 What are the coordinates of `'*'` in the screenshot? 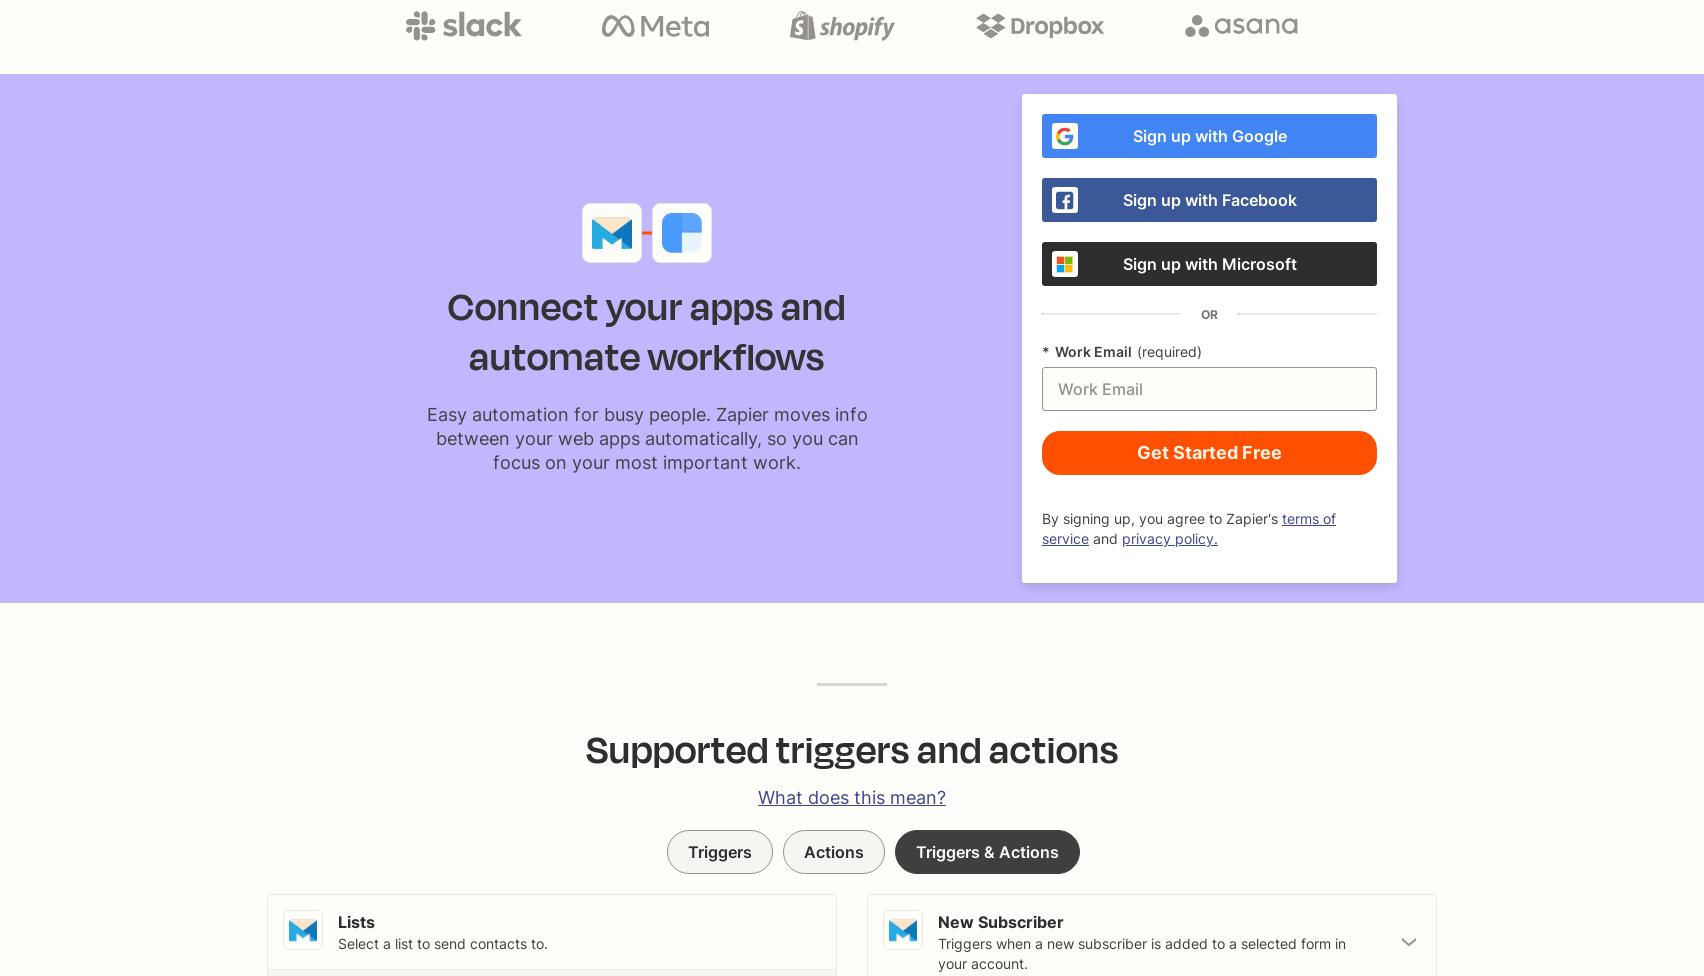 It's located at (1045, 351).